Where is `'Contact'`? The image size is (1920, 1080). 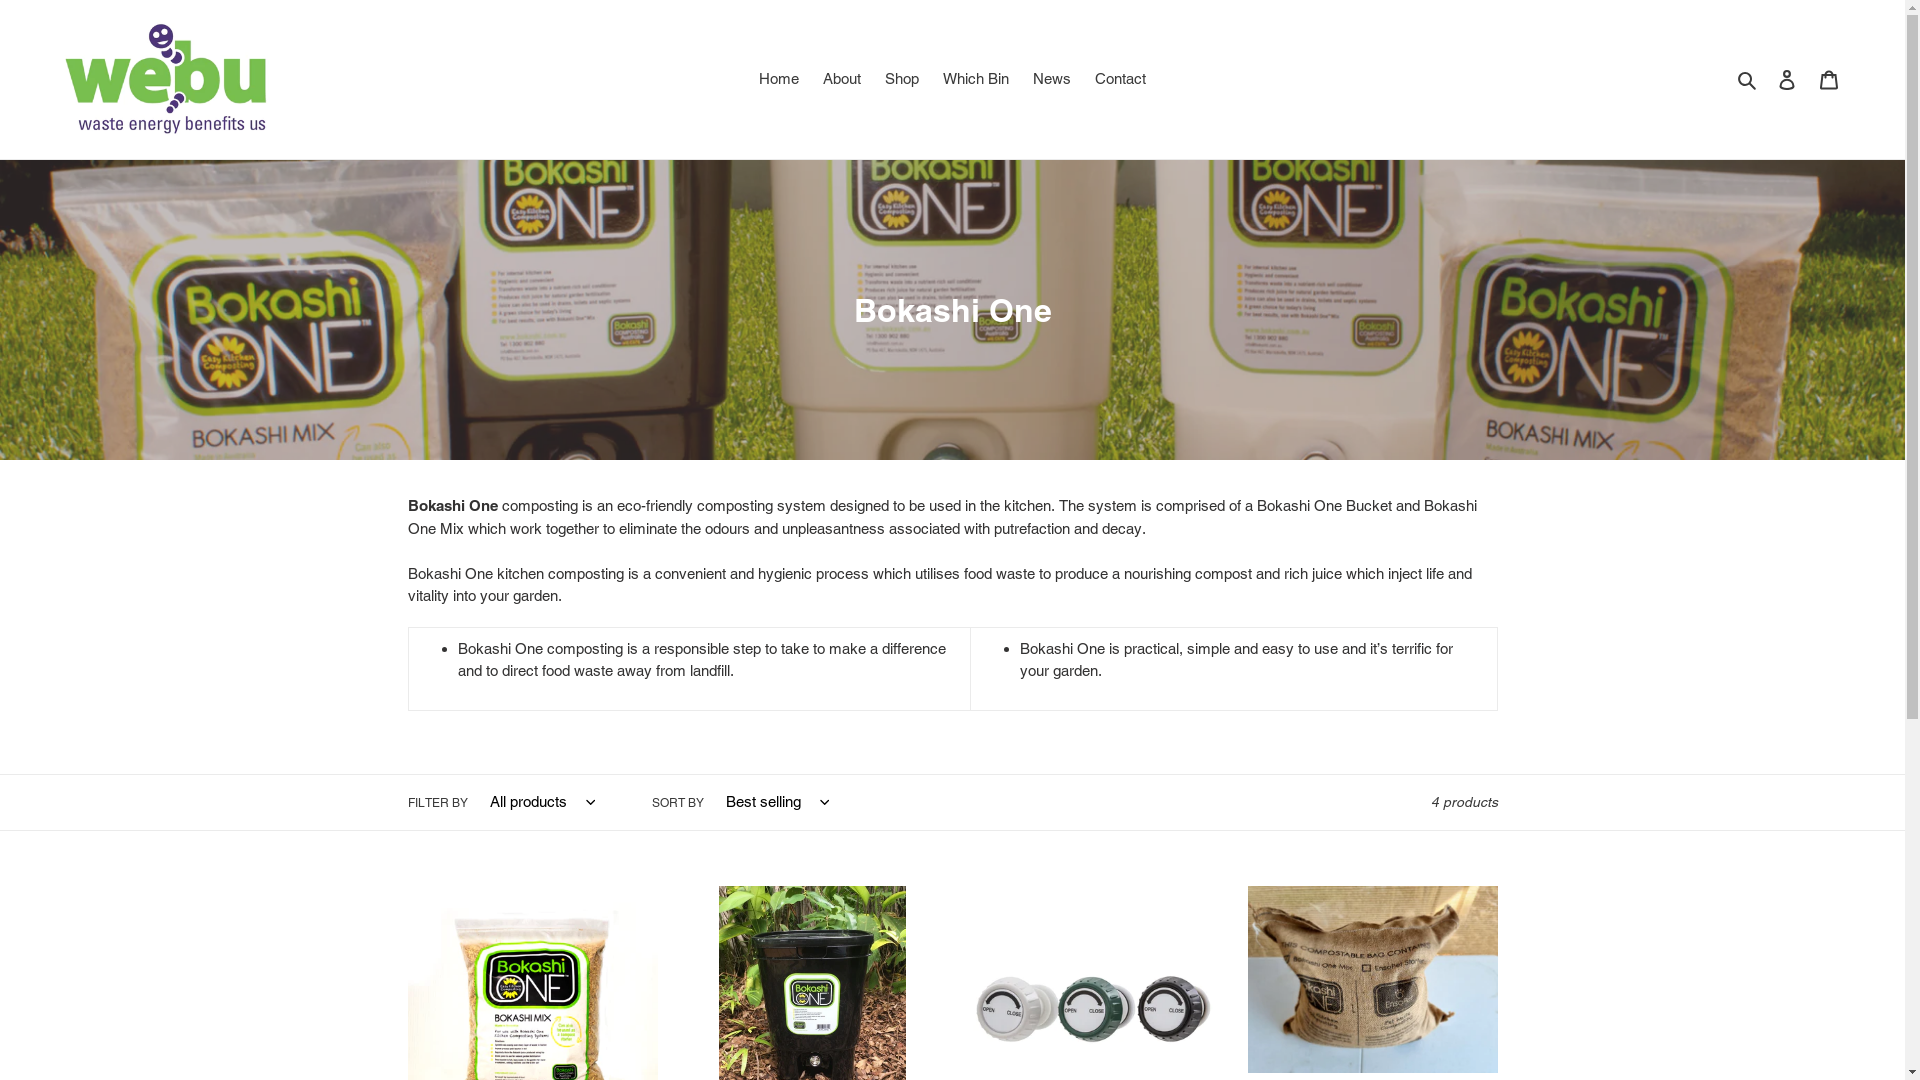 'Contact' is located at coordinates (1083, 78).